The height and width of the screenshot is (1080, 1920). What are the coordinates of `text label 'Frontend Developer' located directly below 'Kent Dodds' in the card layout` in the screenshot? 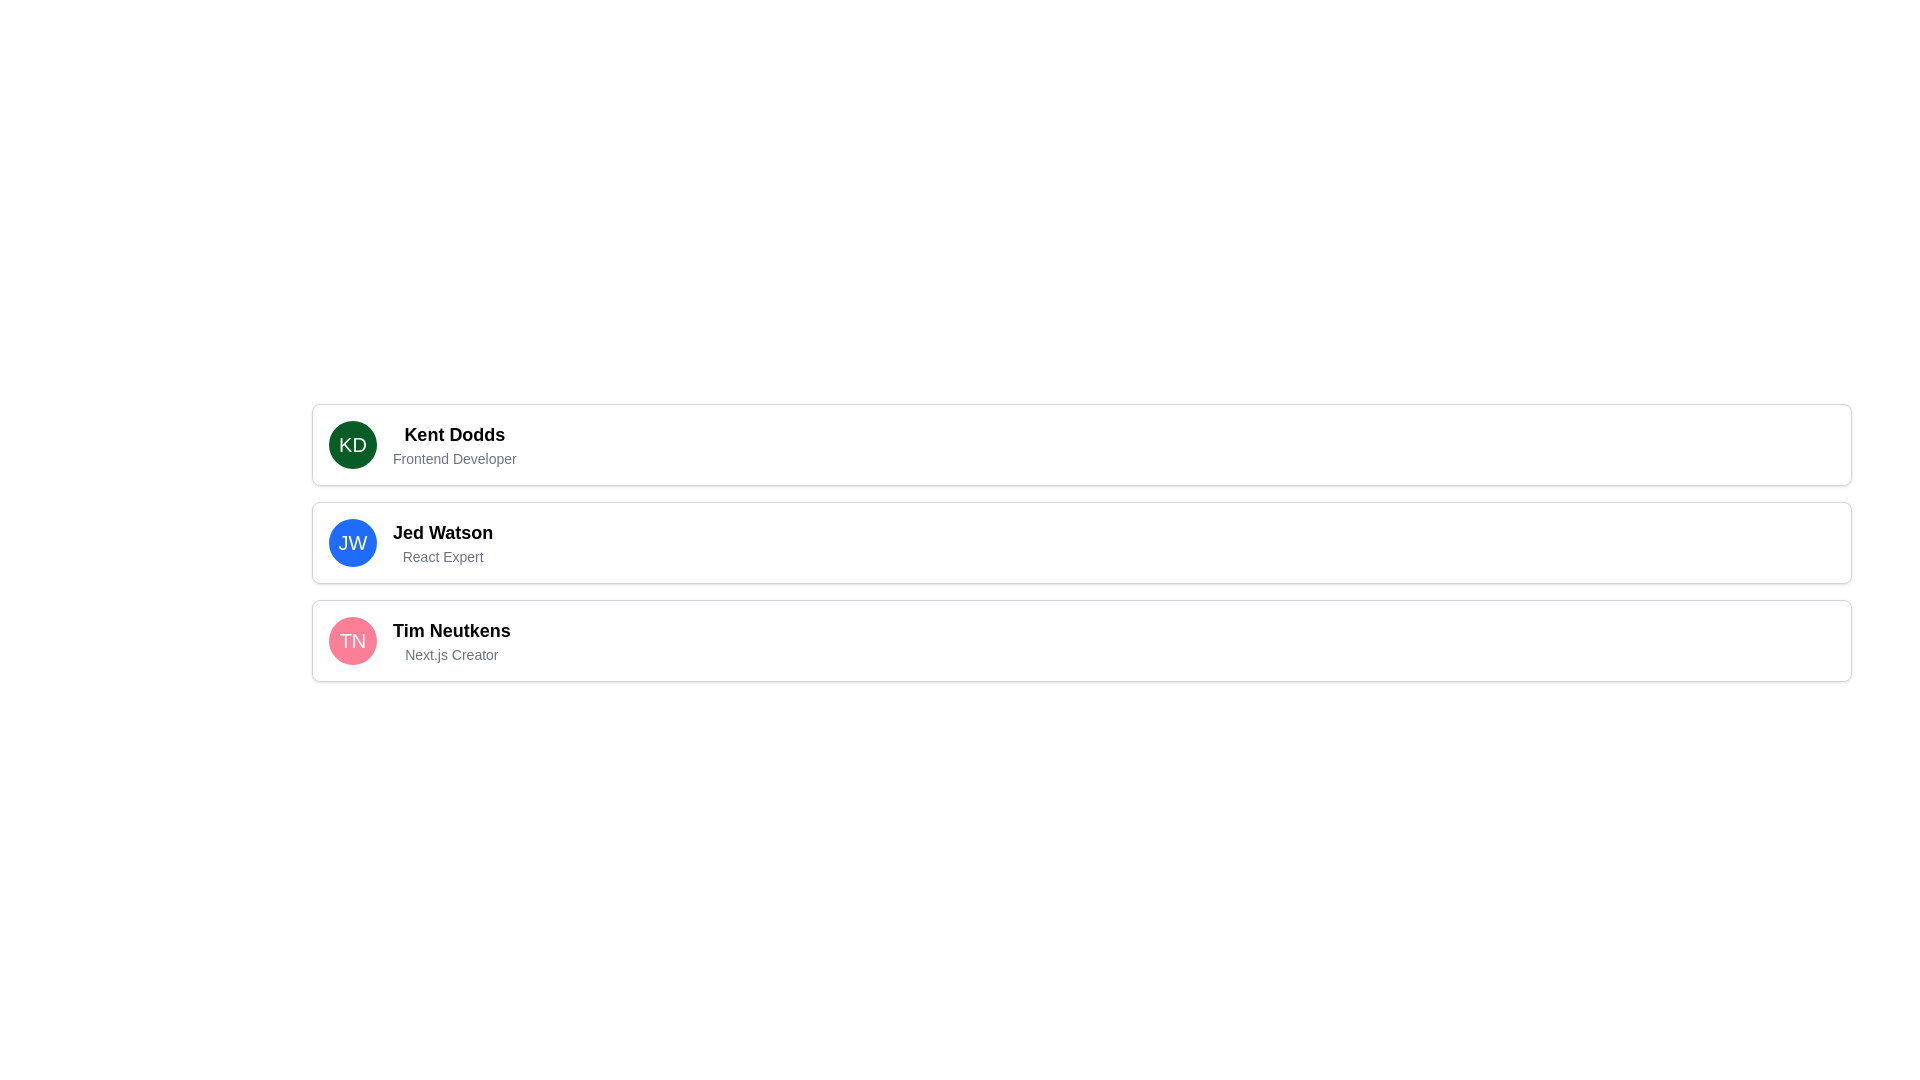 It's located at (453, 459).